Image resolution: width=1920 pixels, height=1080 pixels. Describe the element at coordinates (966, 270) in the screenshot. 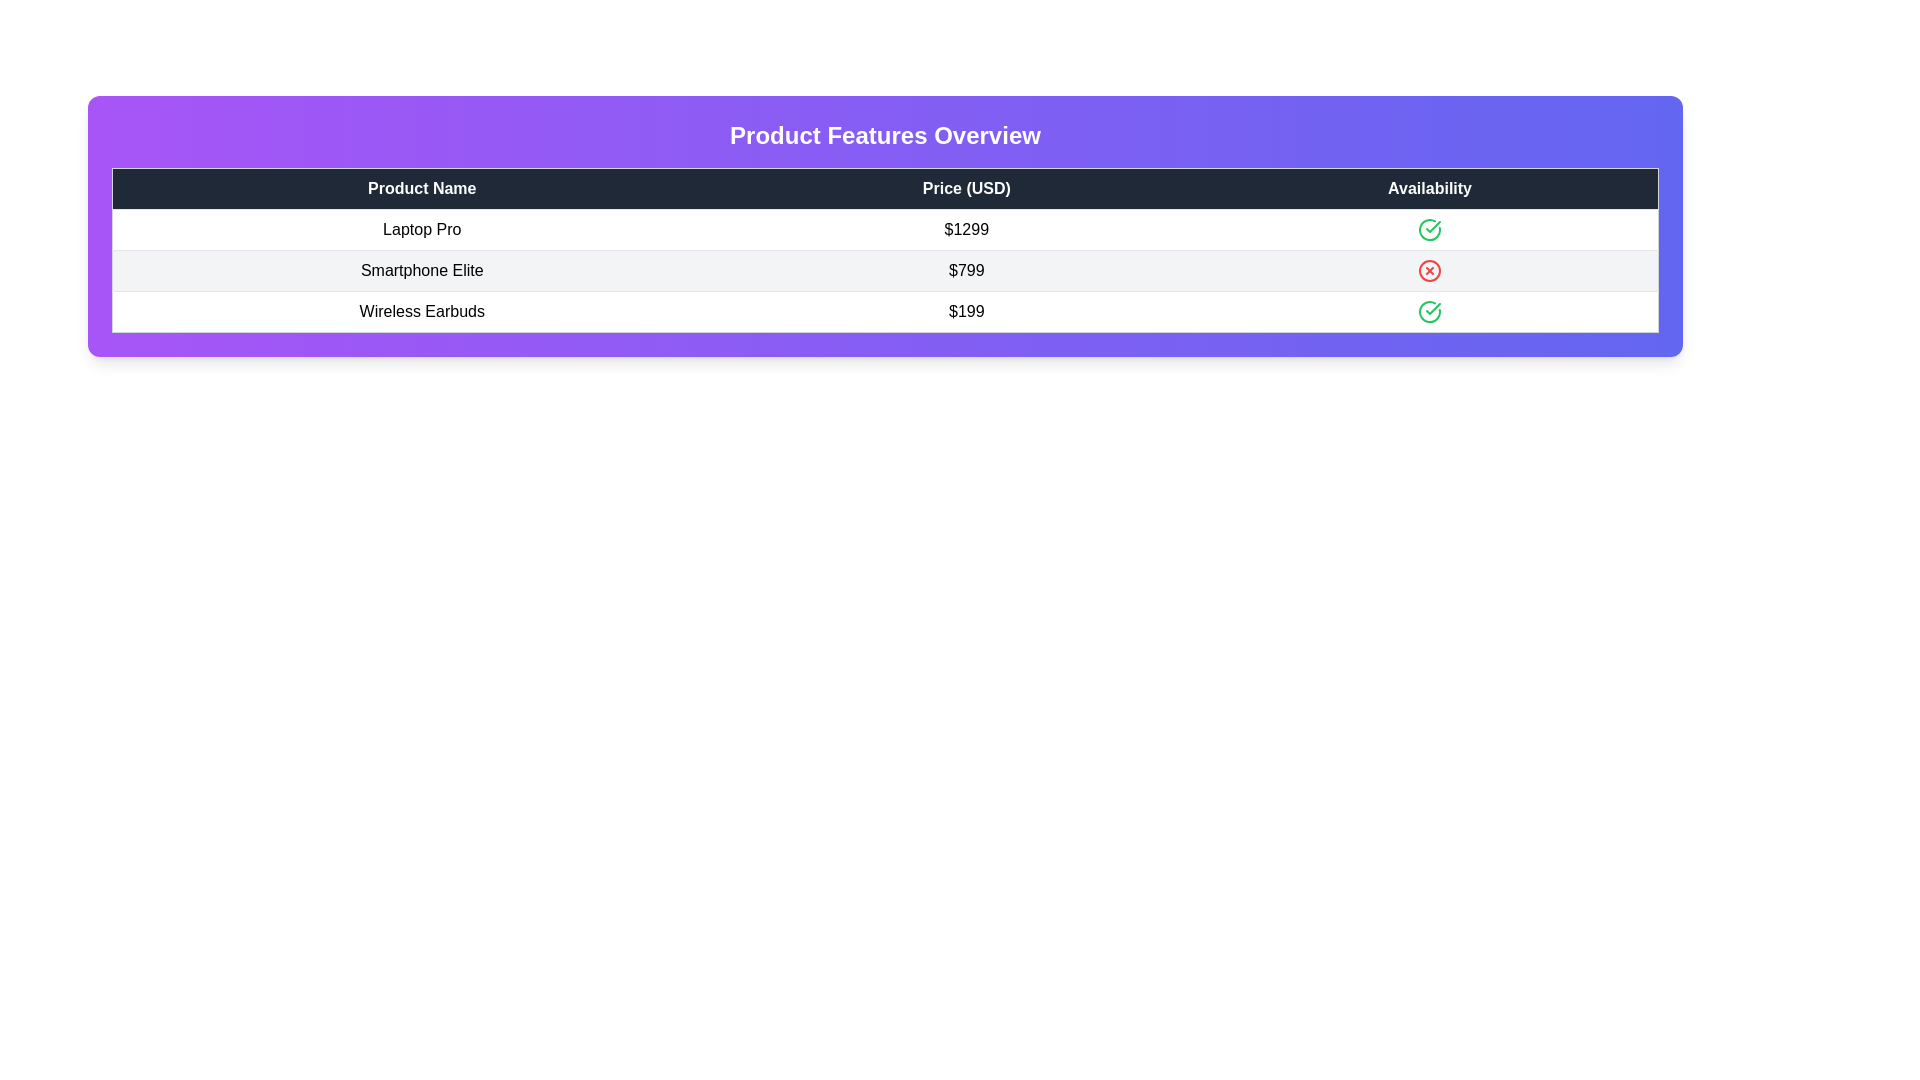

I see `static text displaying the price '$799' for the 'Smartphone Elite' in the 'Price (USD)' column of the product table` at that location.